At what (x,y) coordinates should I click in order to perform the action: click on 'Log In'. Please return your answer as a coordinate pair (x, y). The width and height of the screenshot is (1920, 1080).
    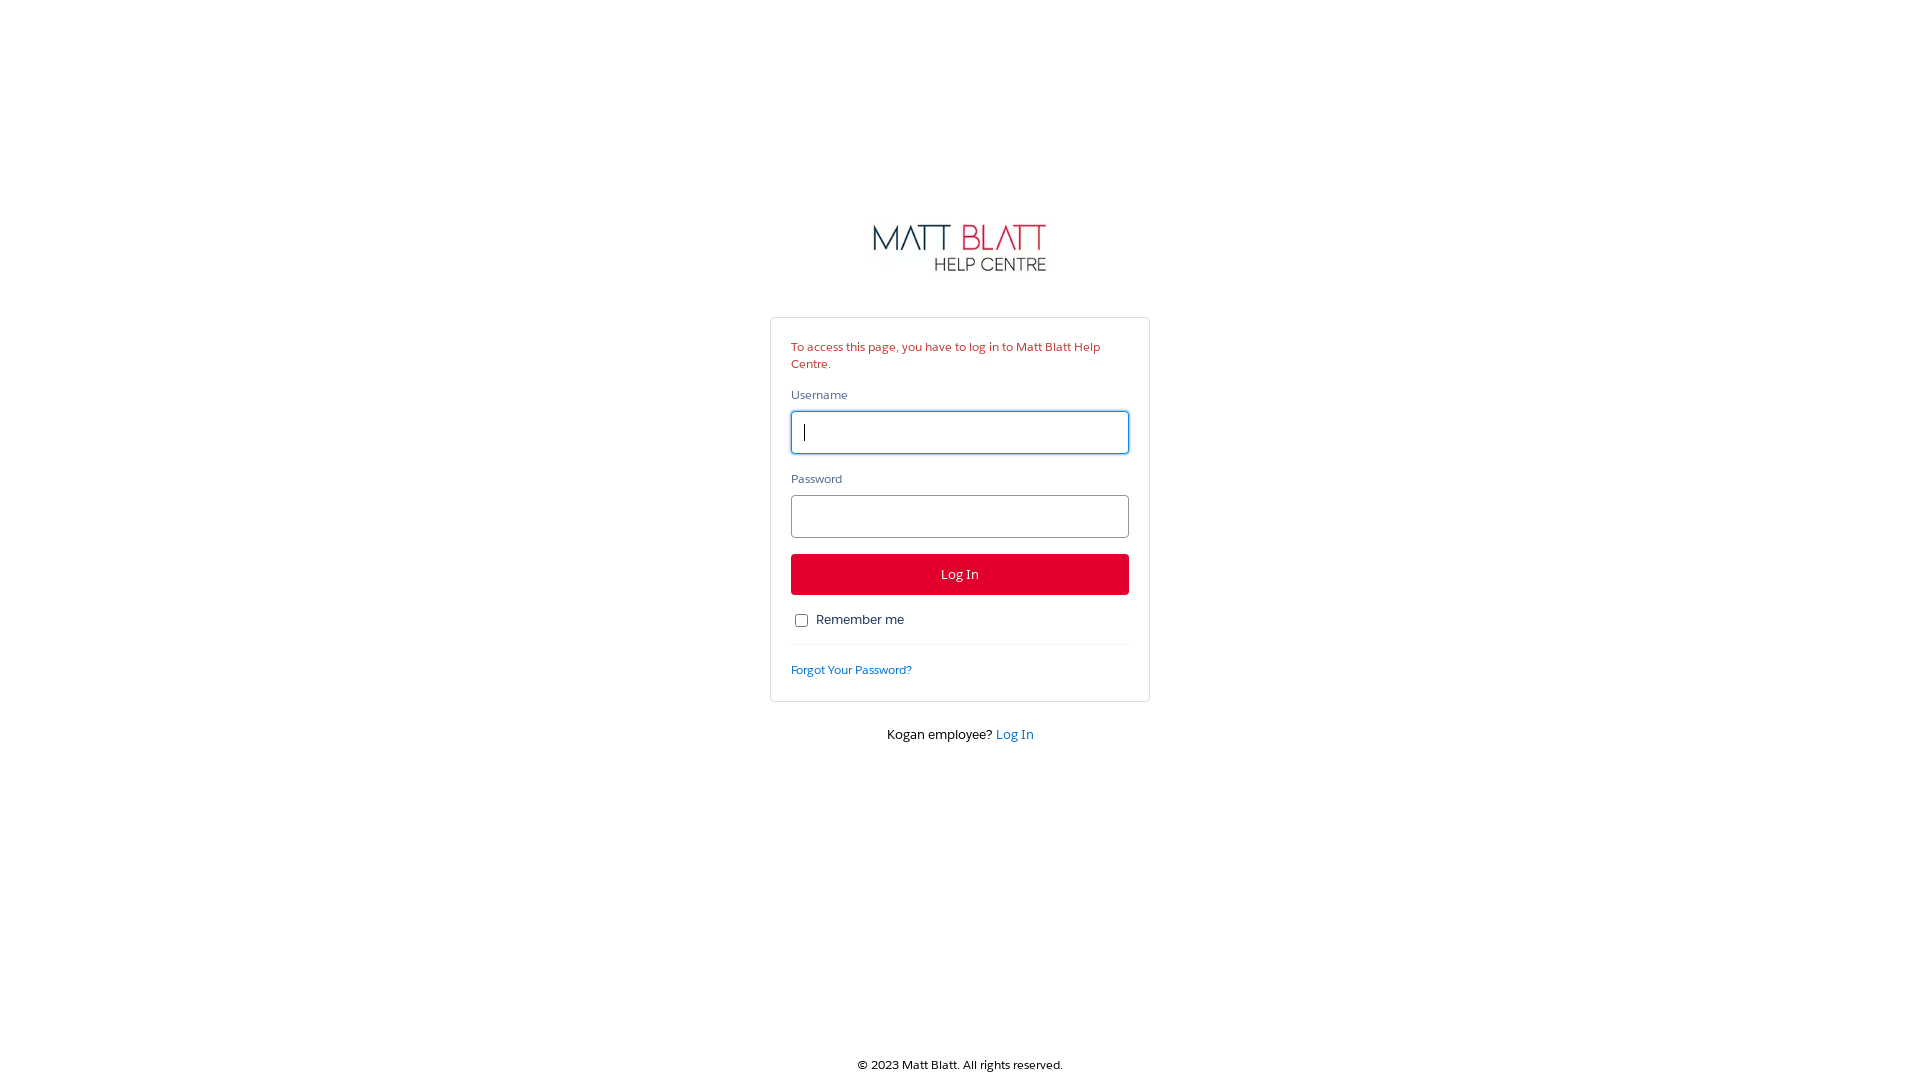
    Looking at the image, I should click on (960, 574).